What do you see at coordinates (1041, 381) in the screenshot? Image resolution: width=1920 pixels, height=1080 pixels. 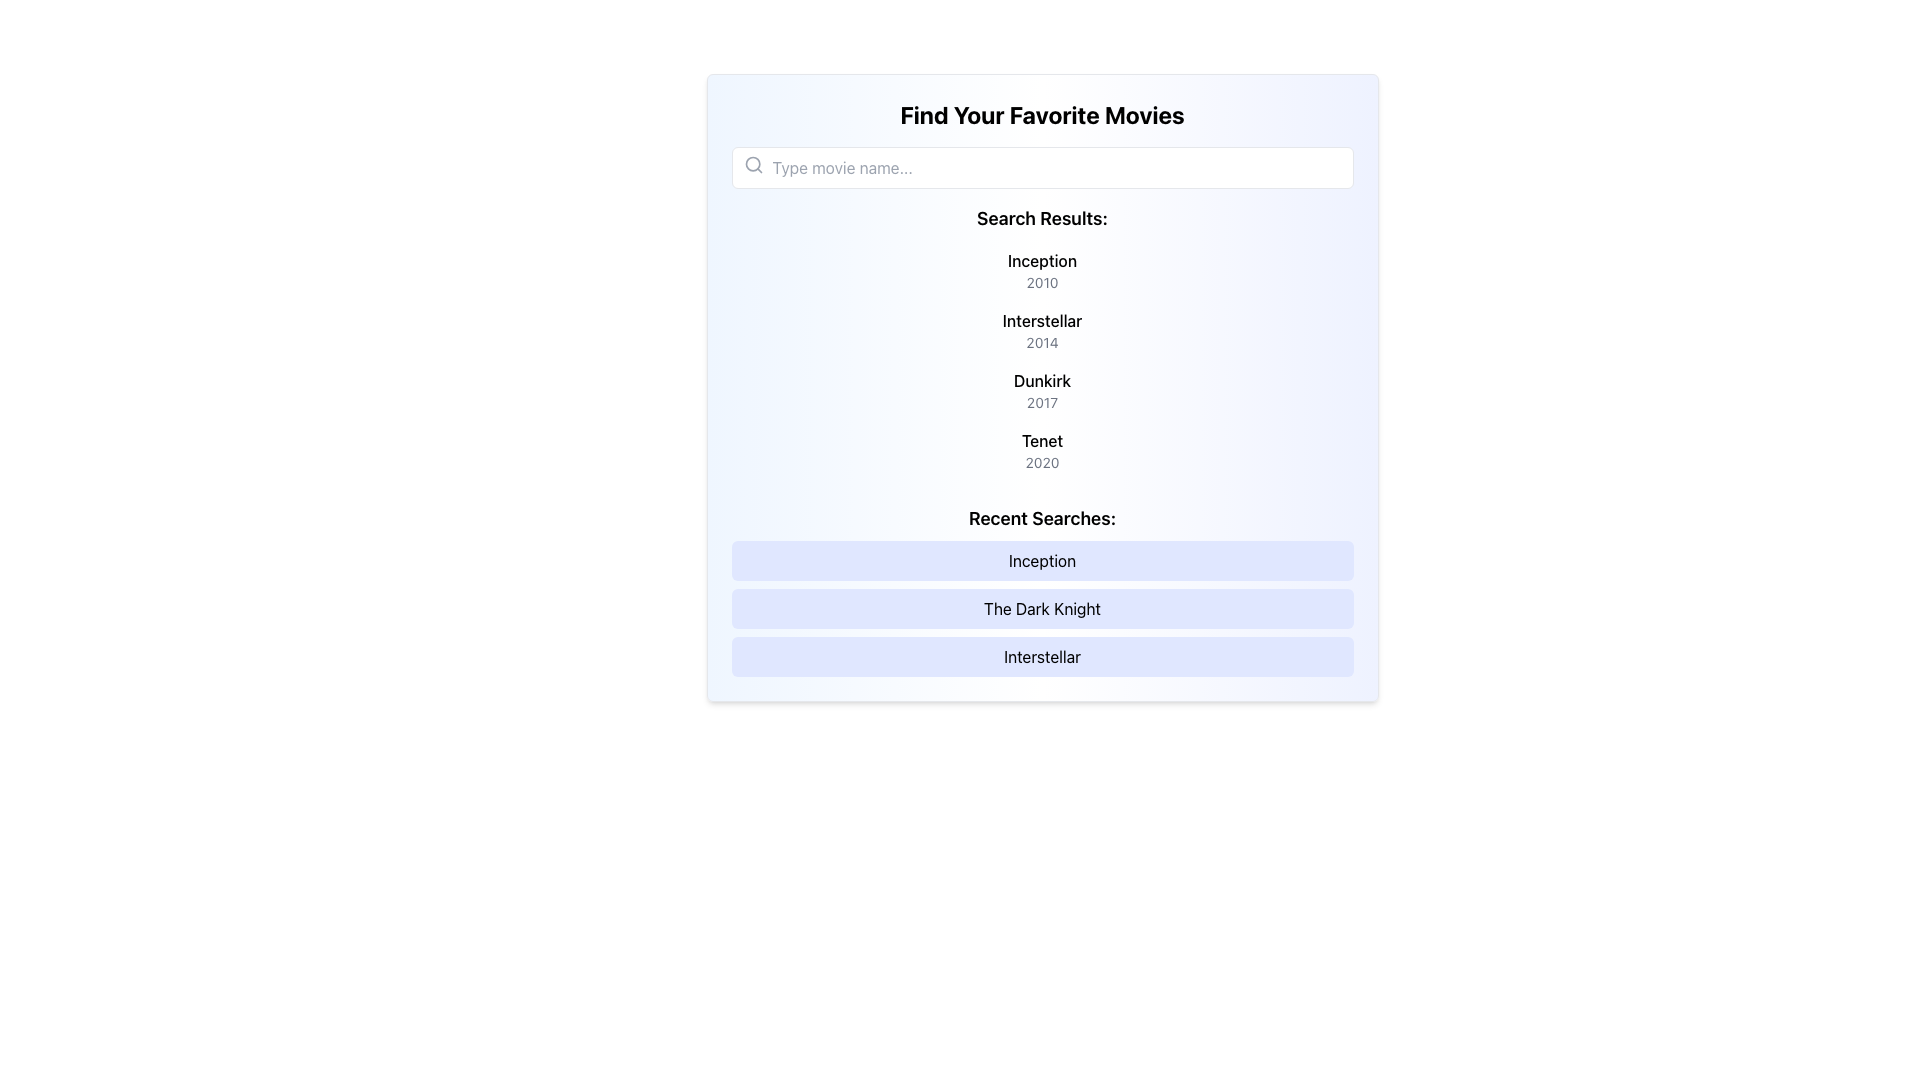 I see `the text label displaying 'Dunkirk' in the search results list` at bounding box center [1041, 381].